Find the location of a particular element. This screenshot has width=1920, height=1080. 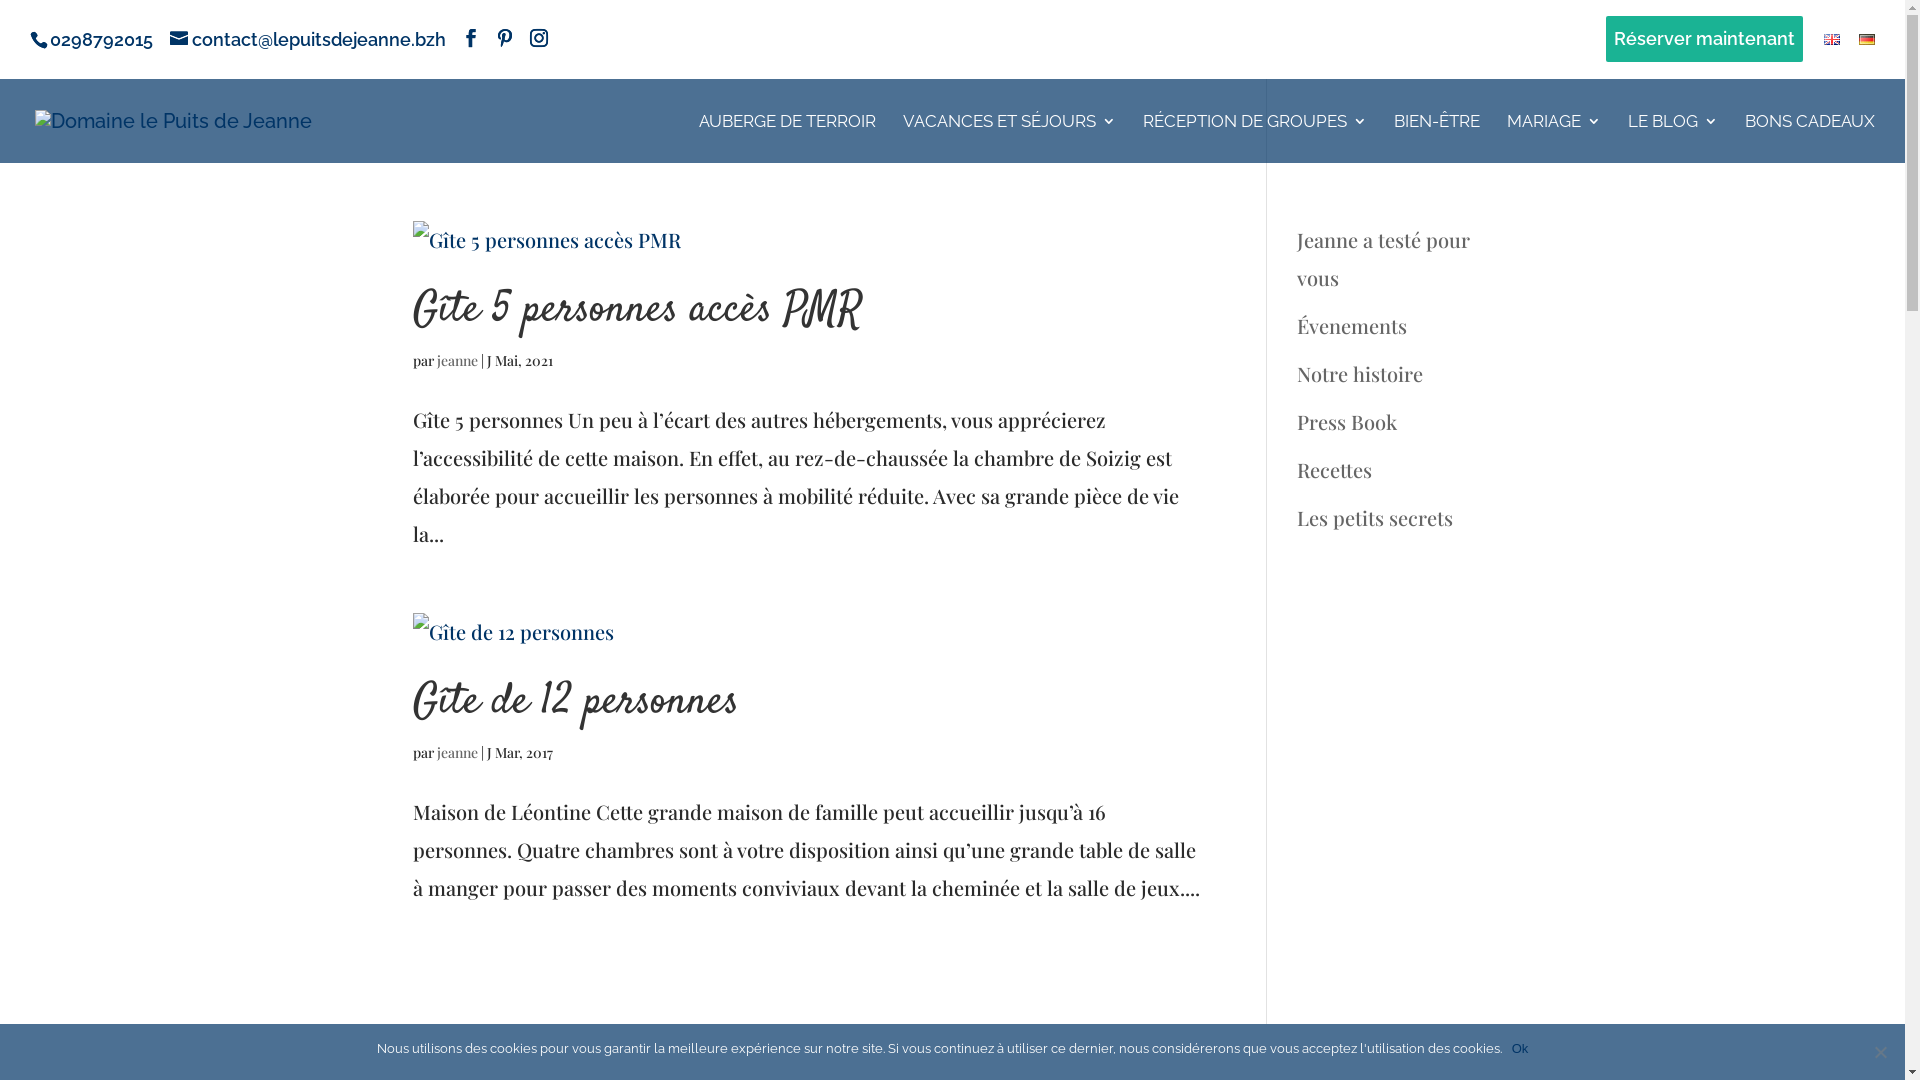

'AUBERGE DE TERROIR' is located at coordinates (786, 137).